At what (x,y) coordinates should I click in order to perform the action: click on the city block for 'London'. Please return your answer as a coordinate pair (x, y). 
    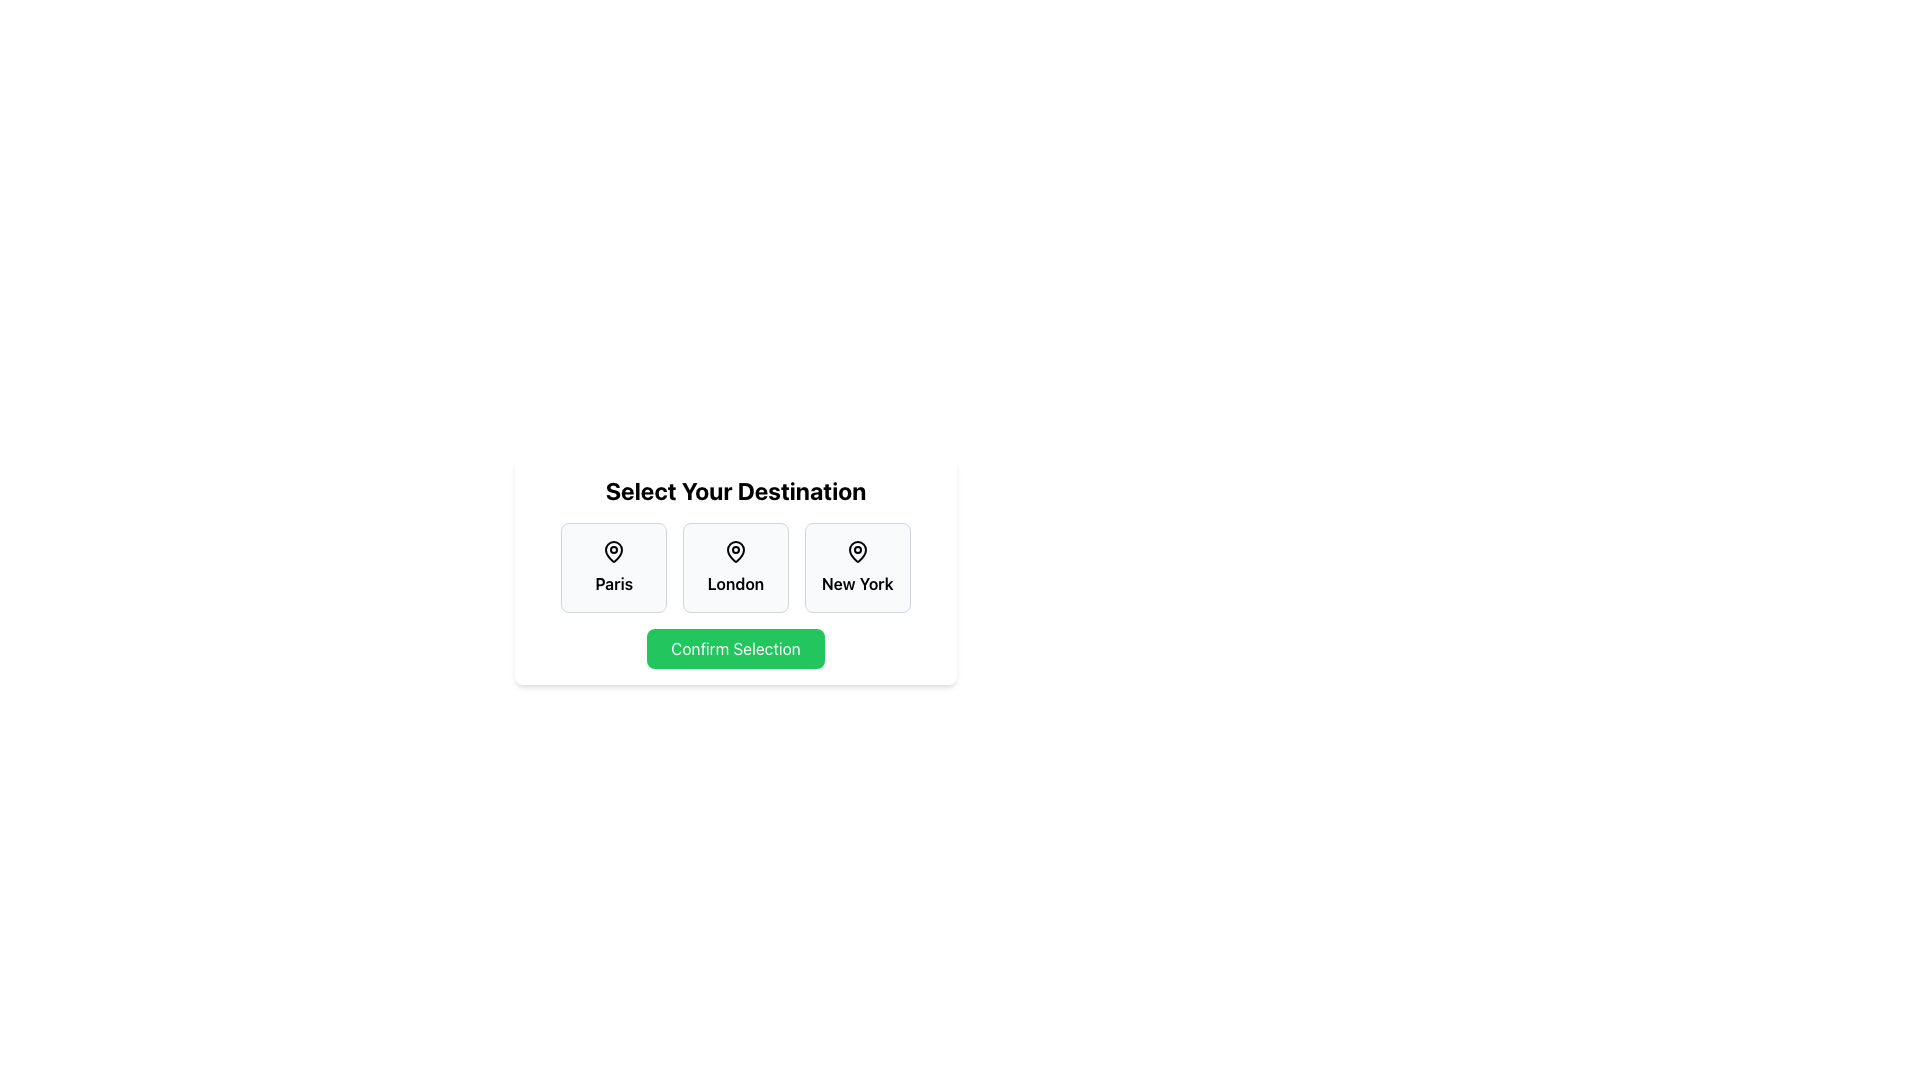
    Looking at the image, I should click on (734, 567).